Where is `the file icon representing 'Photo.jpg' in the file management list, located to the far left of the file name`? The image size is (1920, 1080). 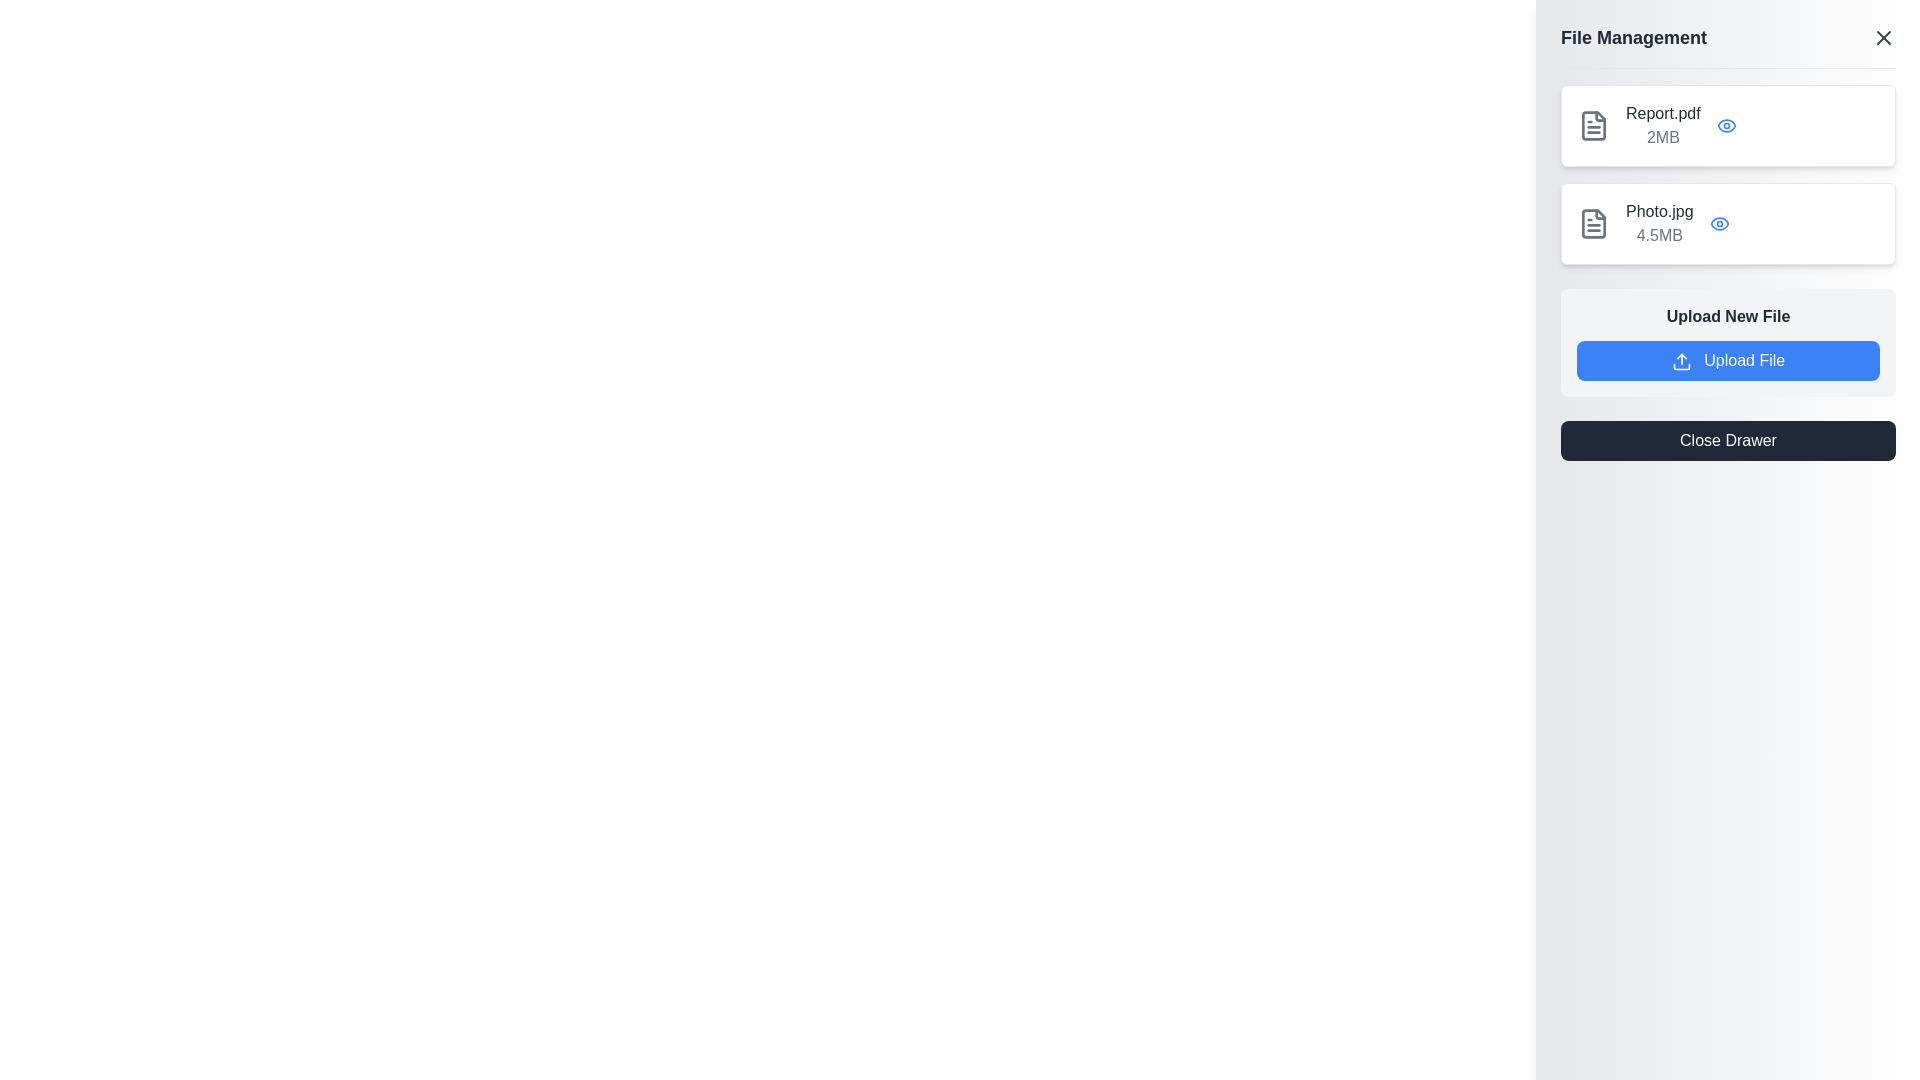 the file icon representing 'Photo.jpg' in the file management list, located to the far left of the file name is located at coordinates (1592, 223).